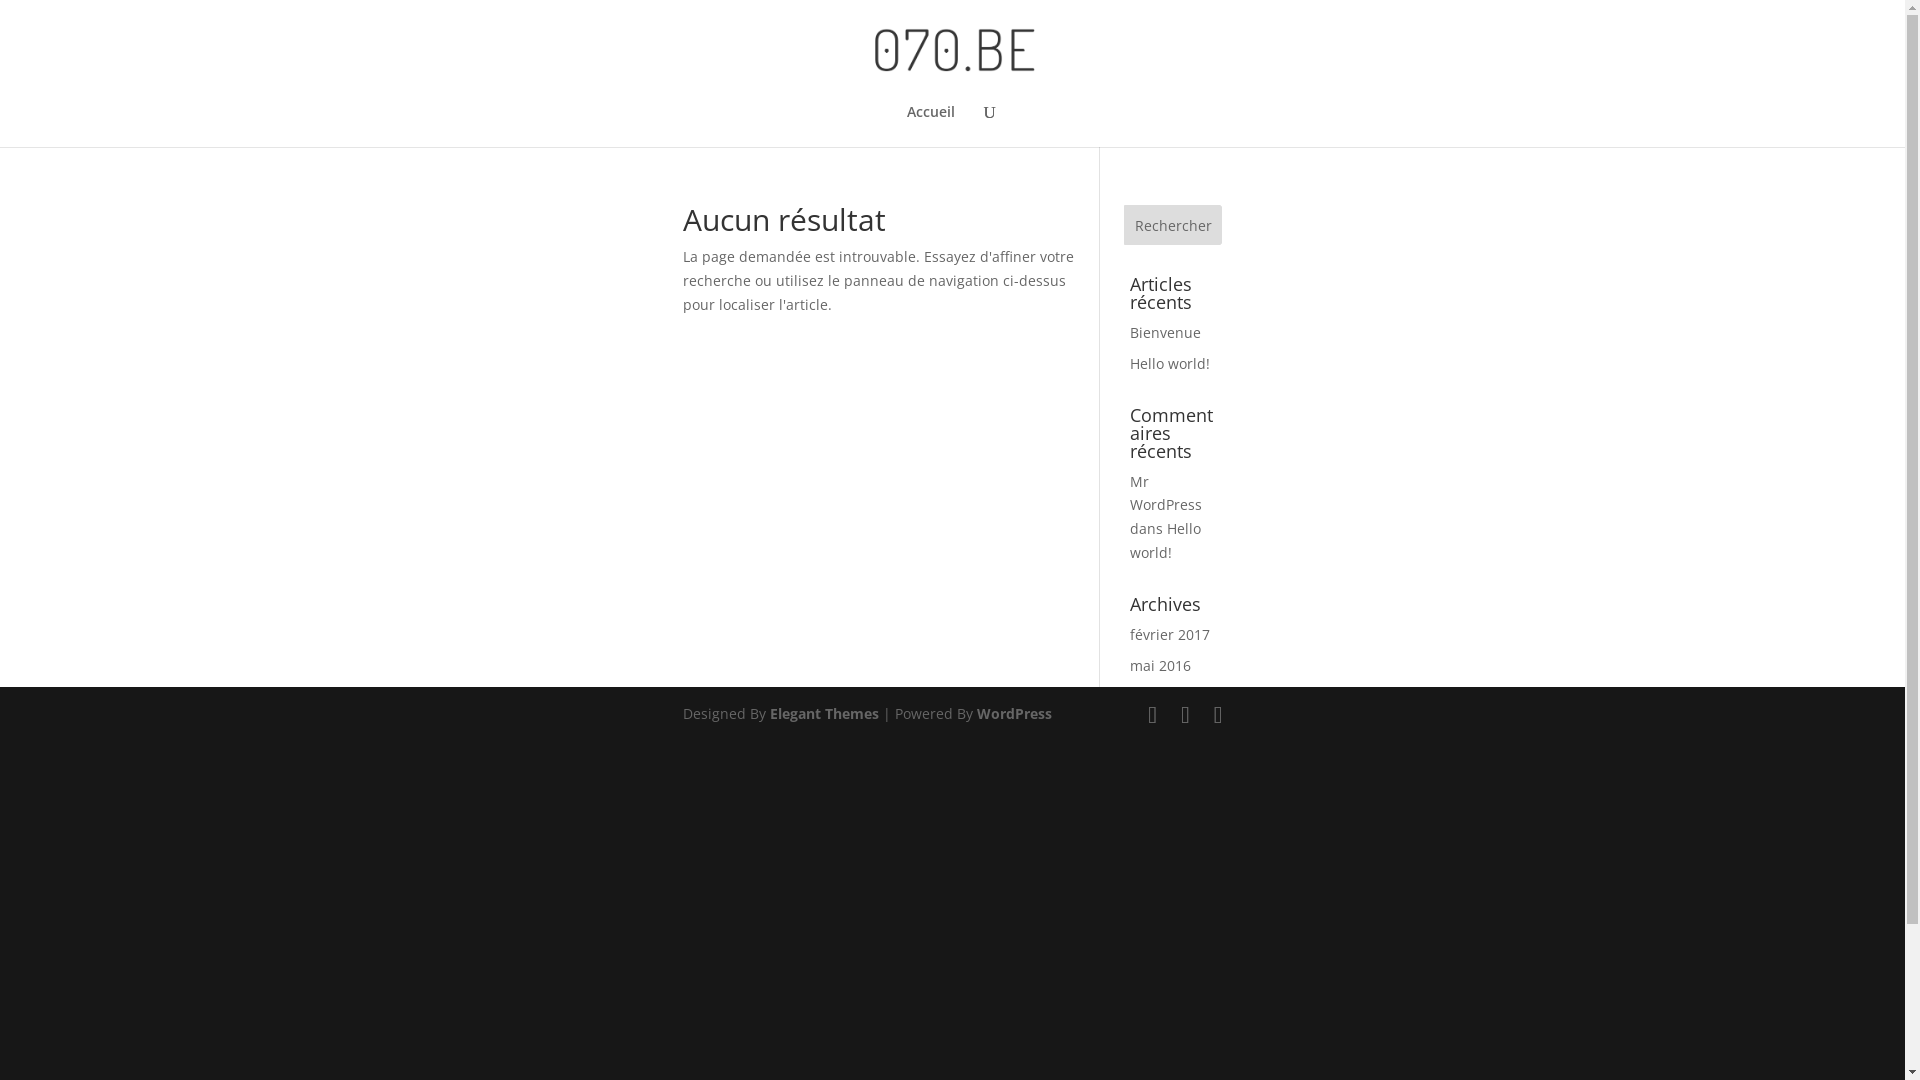 This screenshot has width=1920, height=1080. What do you see at coordinates (824, 712) in the screenshot?
I see `'Elegant Themes'` at bounding box center [824, 712].